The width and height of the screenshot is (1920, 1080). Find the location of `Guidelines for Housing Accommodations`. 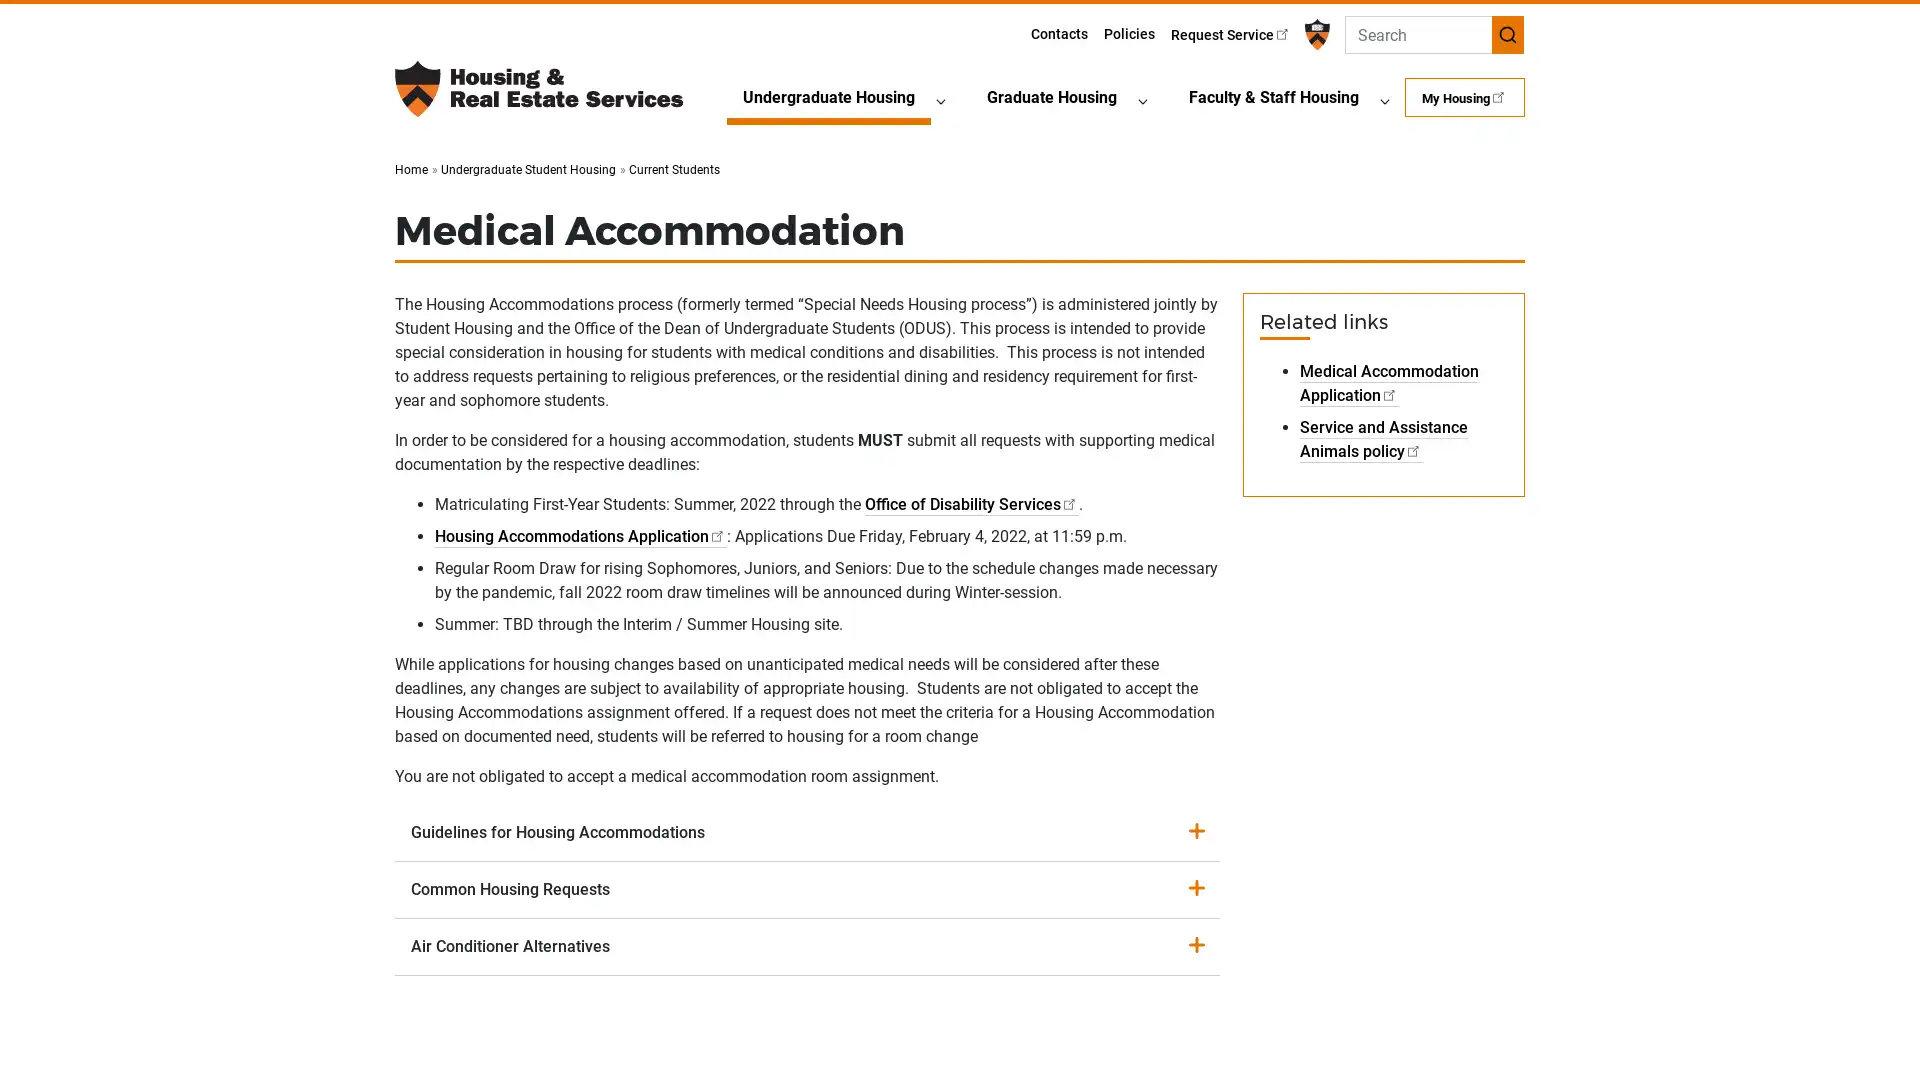

Guidelines for Housing Accommodations is located at coordinates (806, 833).